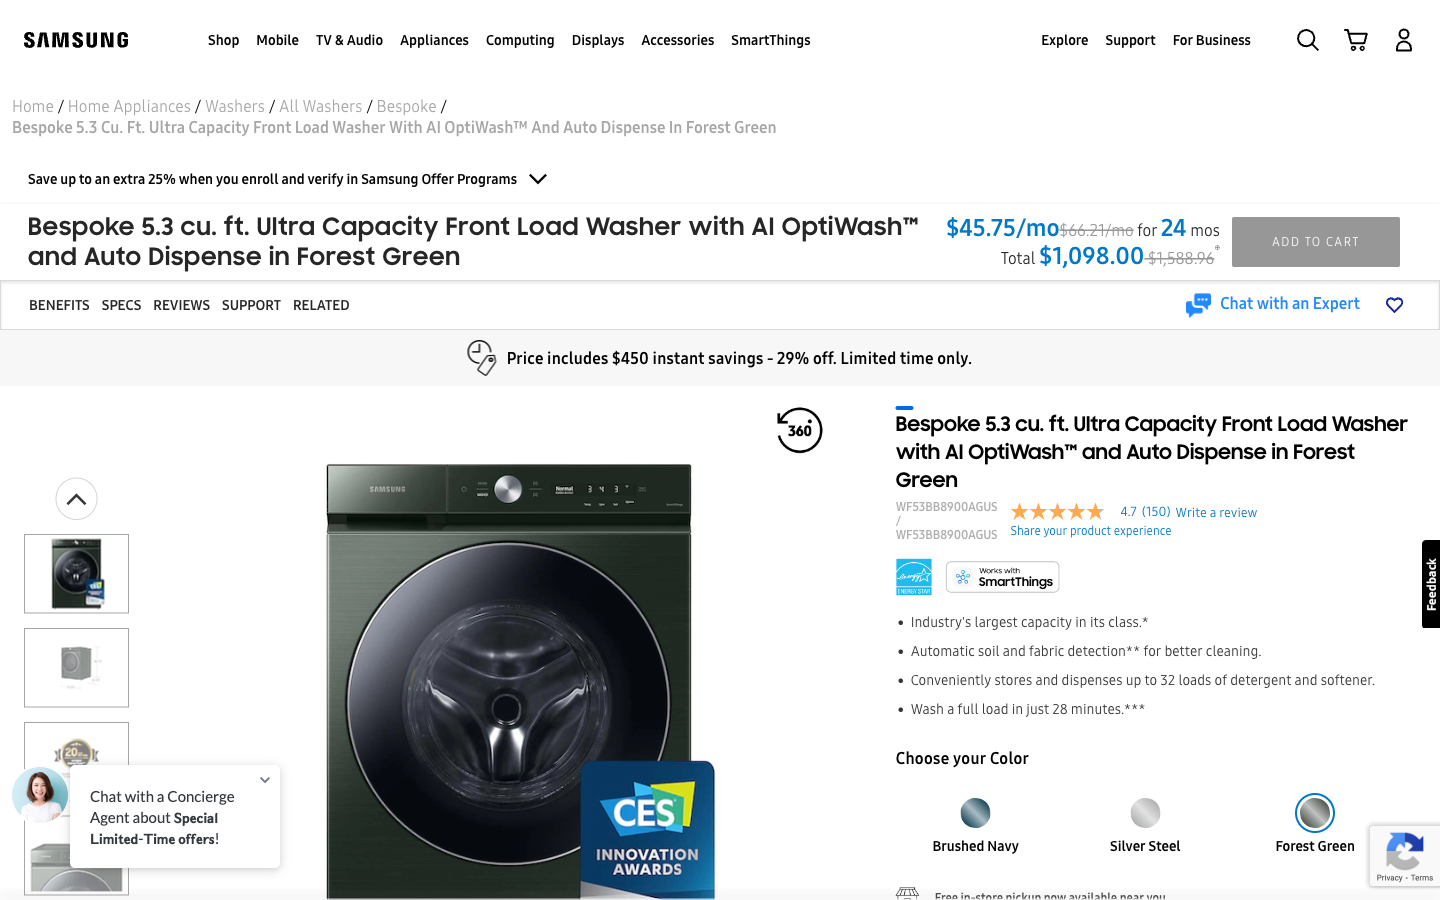  I want to click on Pick the emerald green color and click on the first image, so click(1144, 806).